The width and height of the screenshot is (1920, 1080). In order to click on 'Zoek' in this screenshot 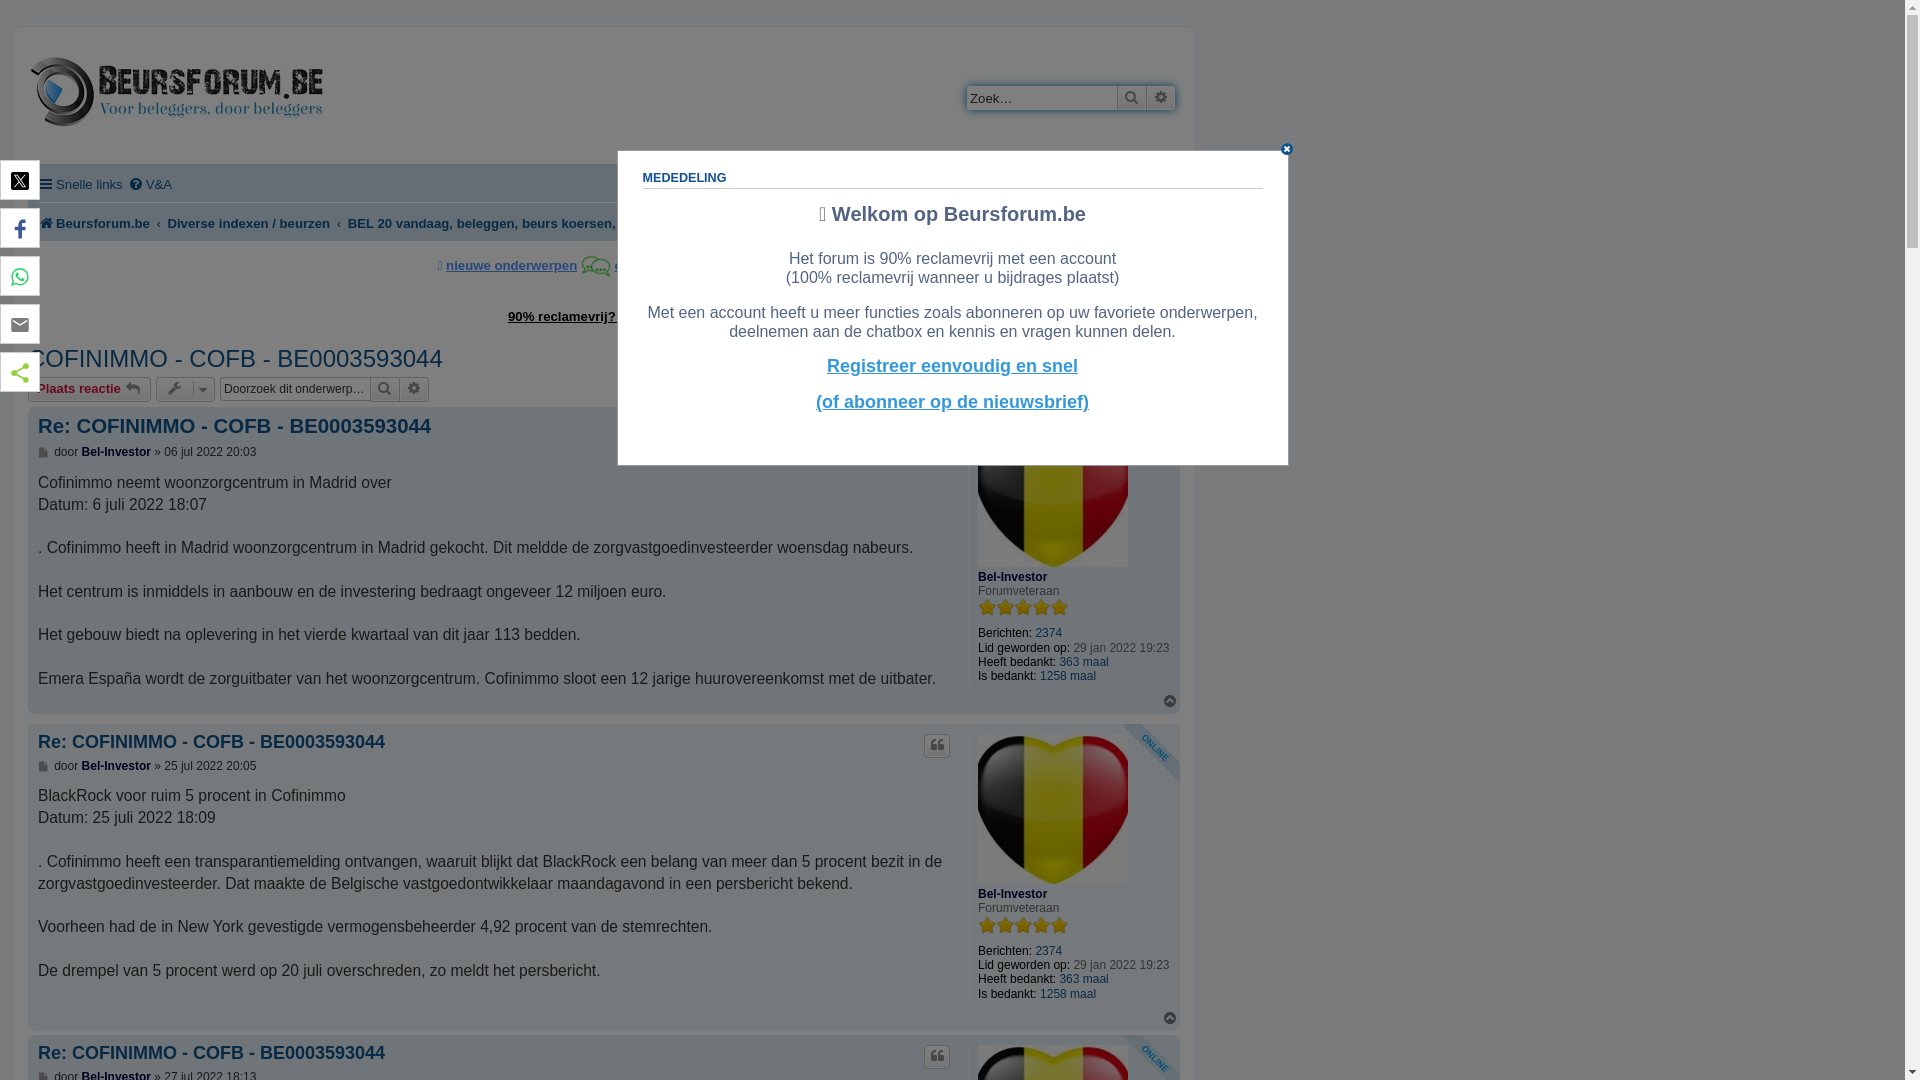, I will do `click(1132, 97)`.